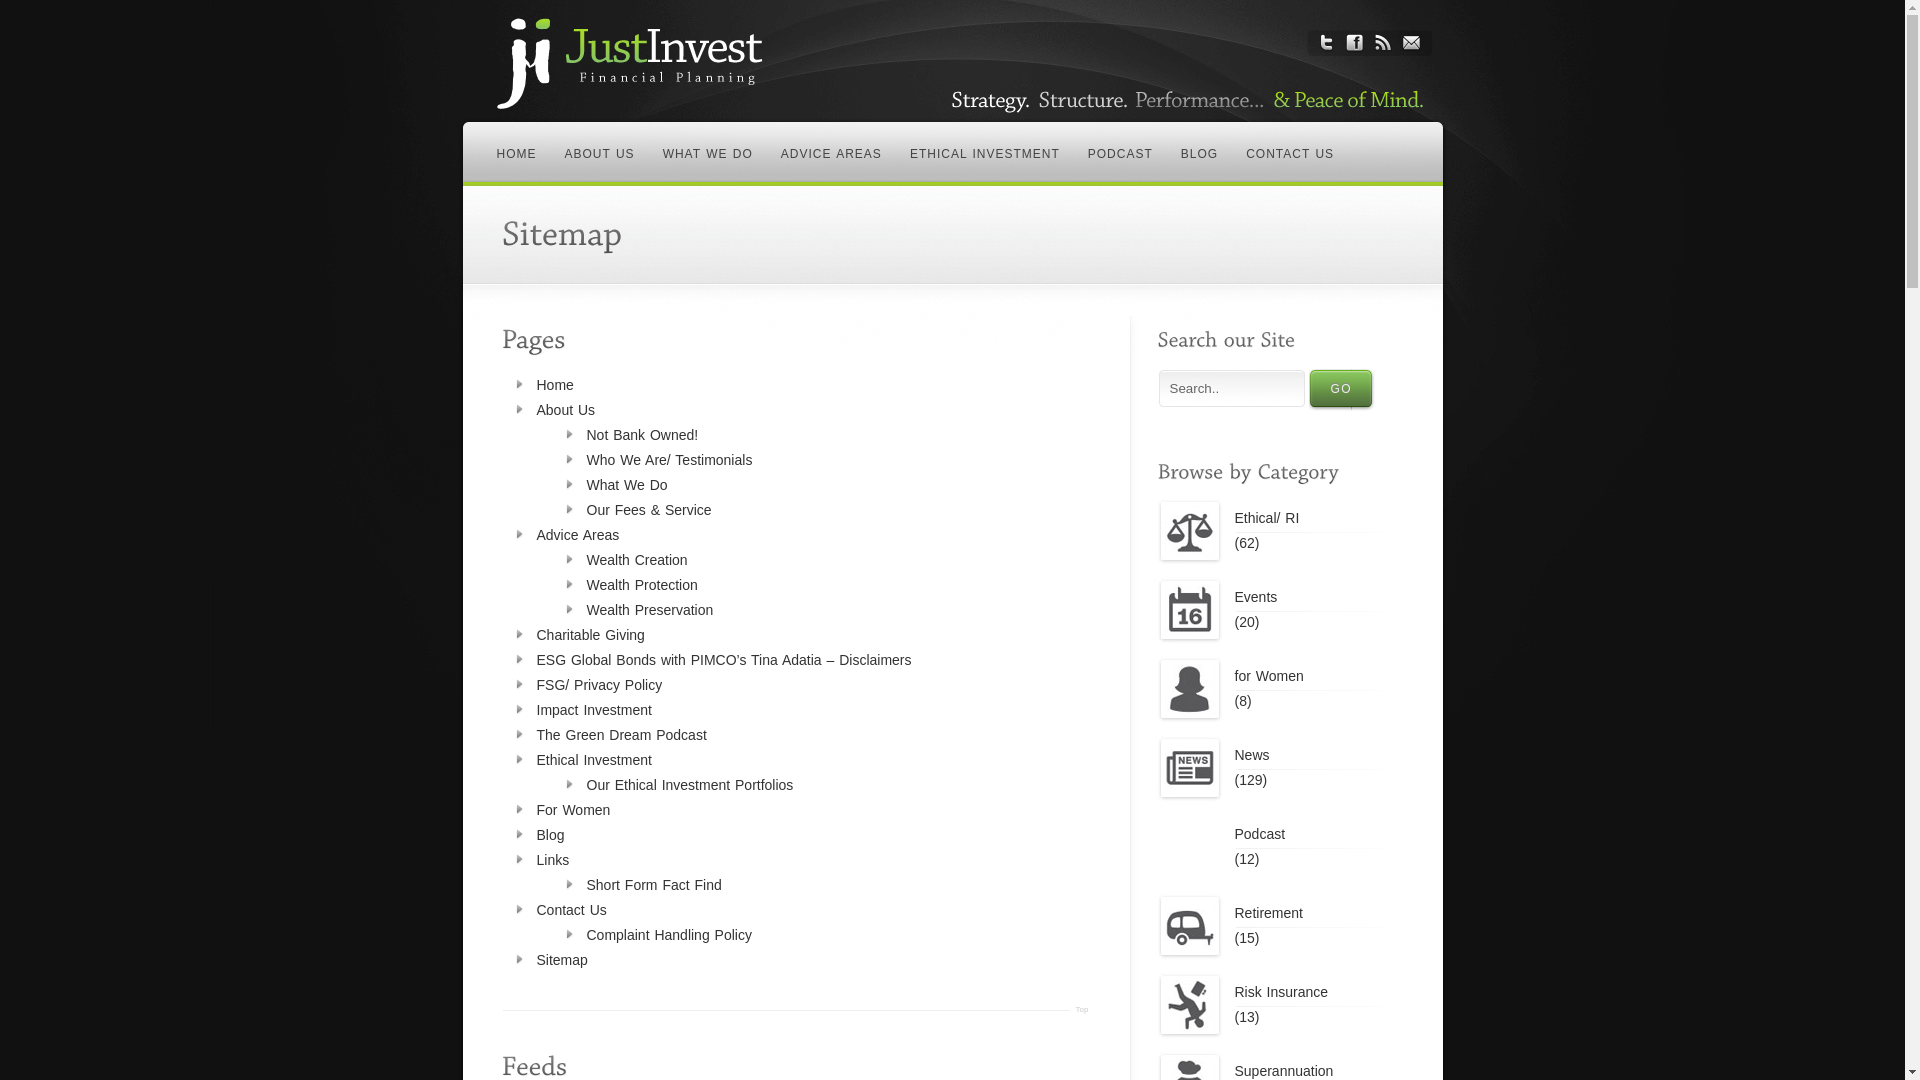 This screenshot has height=1080, width=1920. Describe the element at coordinates (536, 534) in the screenshot. I see `'Advice Areas'` at that location.